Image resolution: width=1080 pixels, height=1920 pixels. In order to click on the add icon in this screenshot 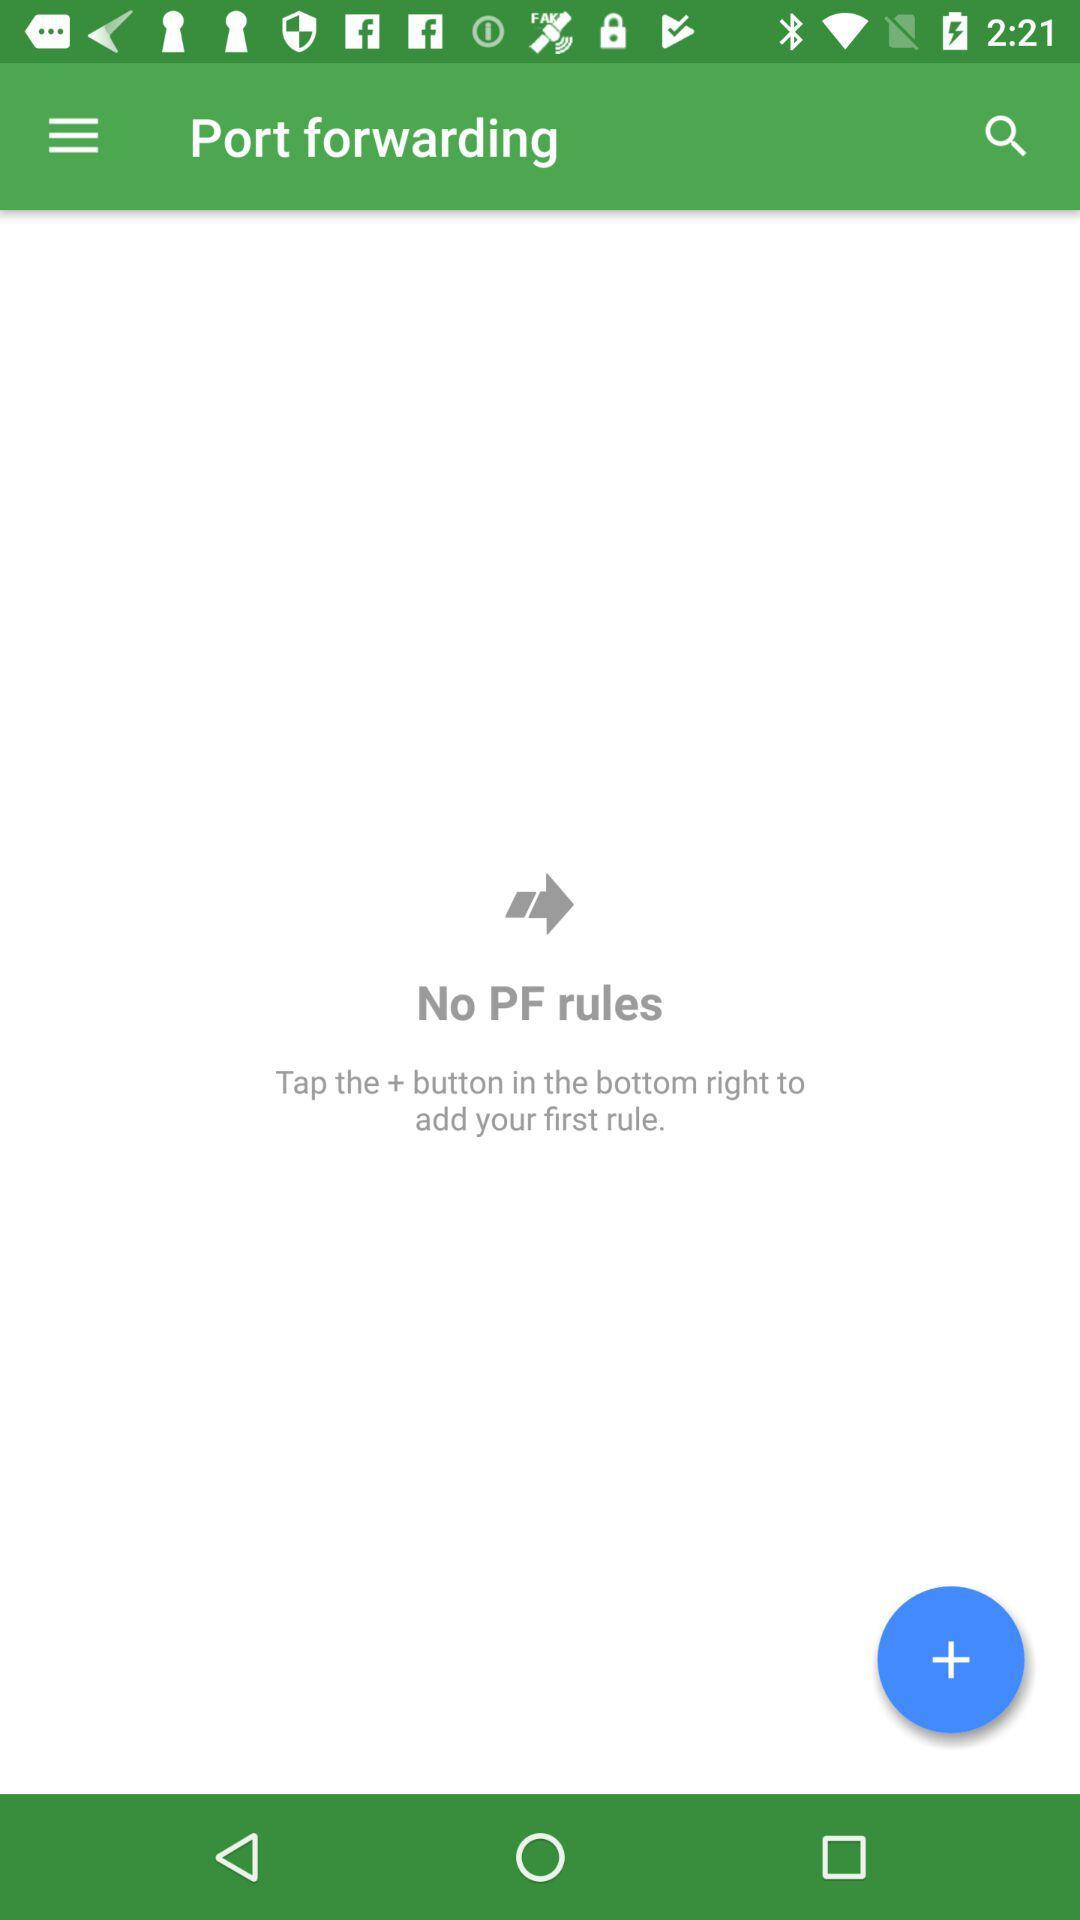, I will do `click(950, 1659)`.